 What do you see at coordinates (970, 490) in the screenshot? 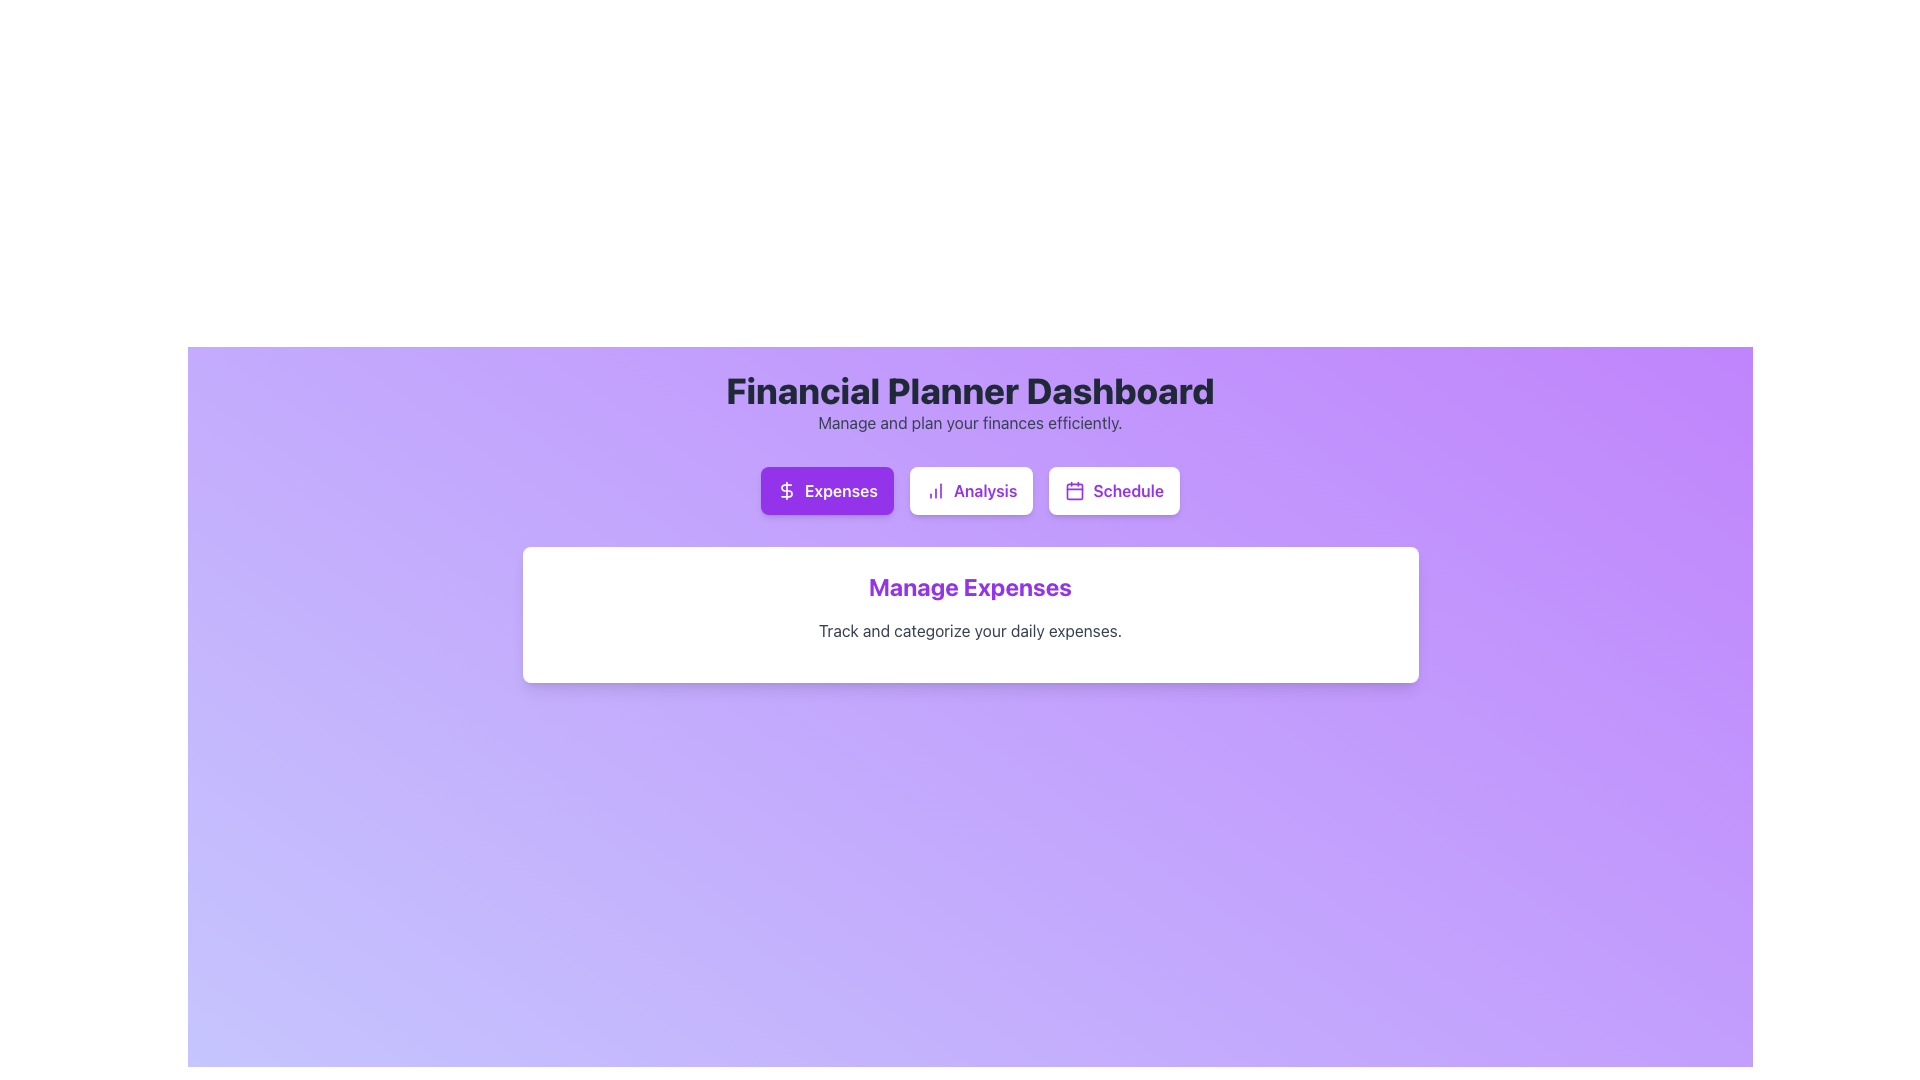
I see `the 'Expenses' button in the toolbar below the 'Financial Planner Dashboard'` at bounding box center [970, 490].